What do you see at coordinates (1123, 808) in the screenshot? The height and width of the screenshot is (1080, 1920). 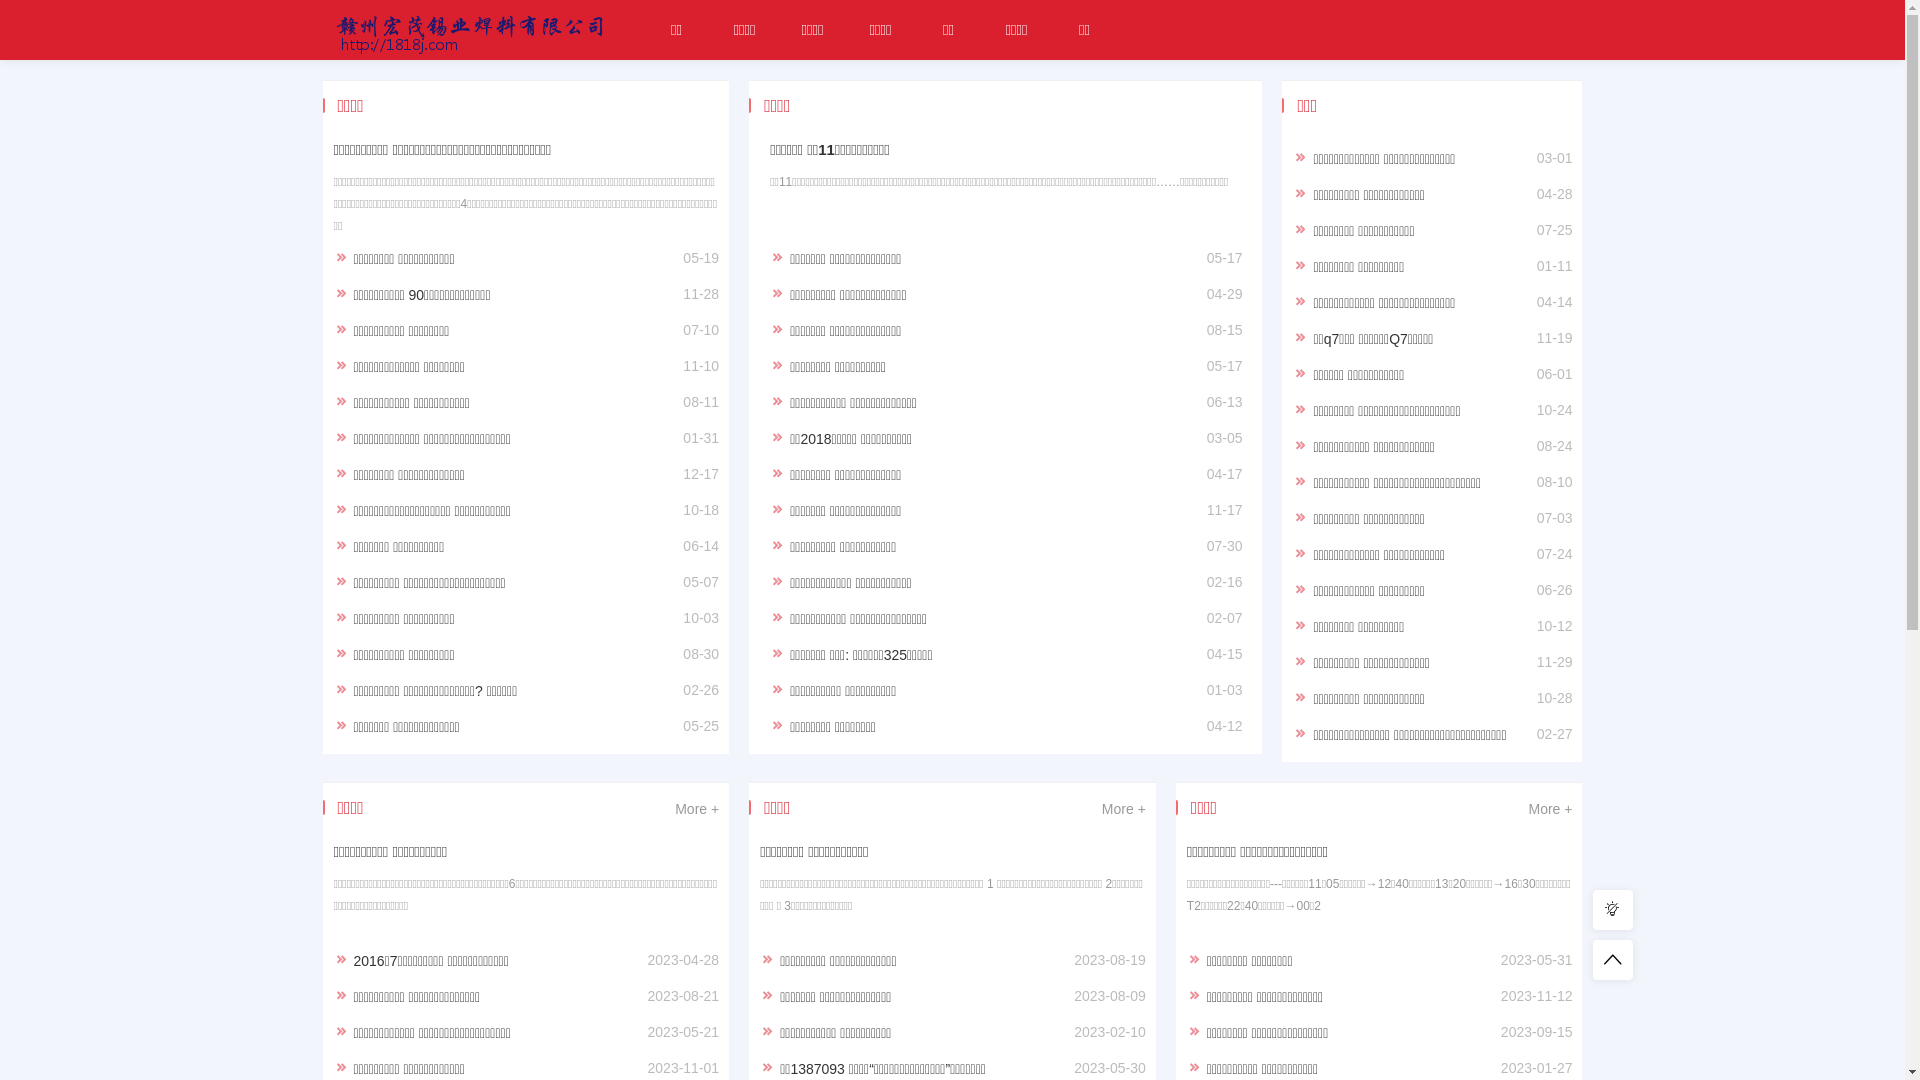 I see `'More +'` at bounding box center [1123, 808].